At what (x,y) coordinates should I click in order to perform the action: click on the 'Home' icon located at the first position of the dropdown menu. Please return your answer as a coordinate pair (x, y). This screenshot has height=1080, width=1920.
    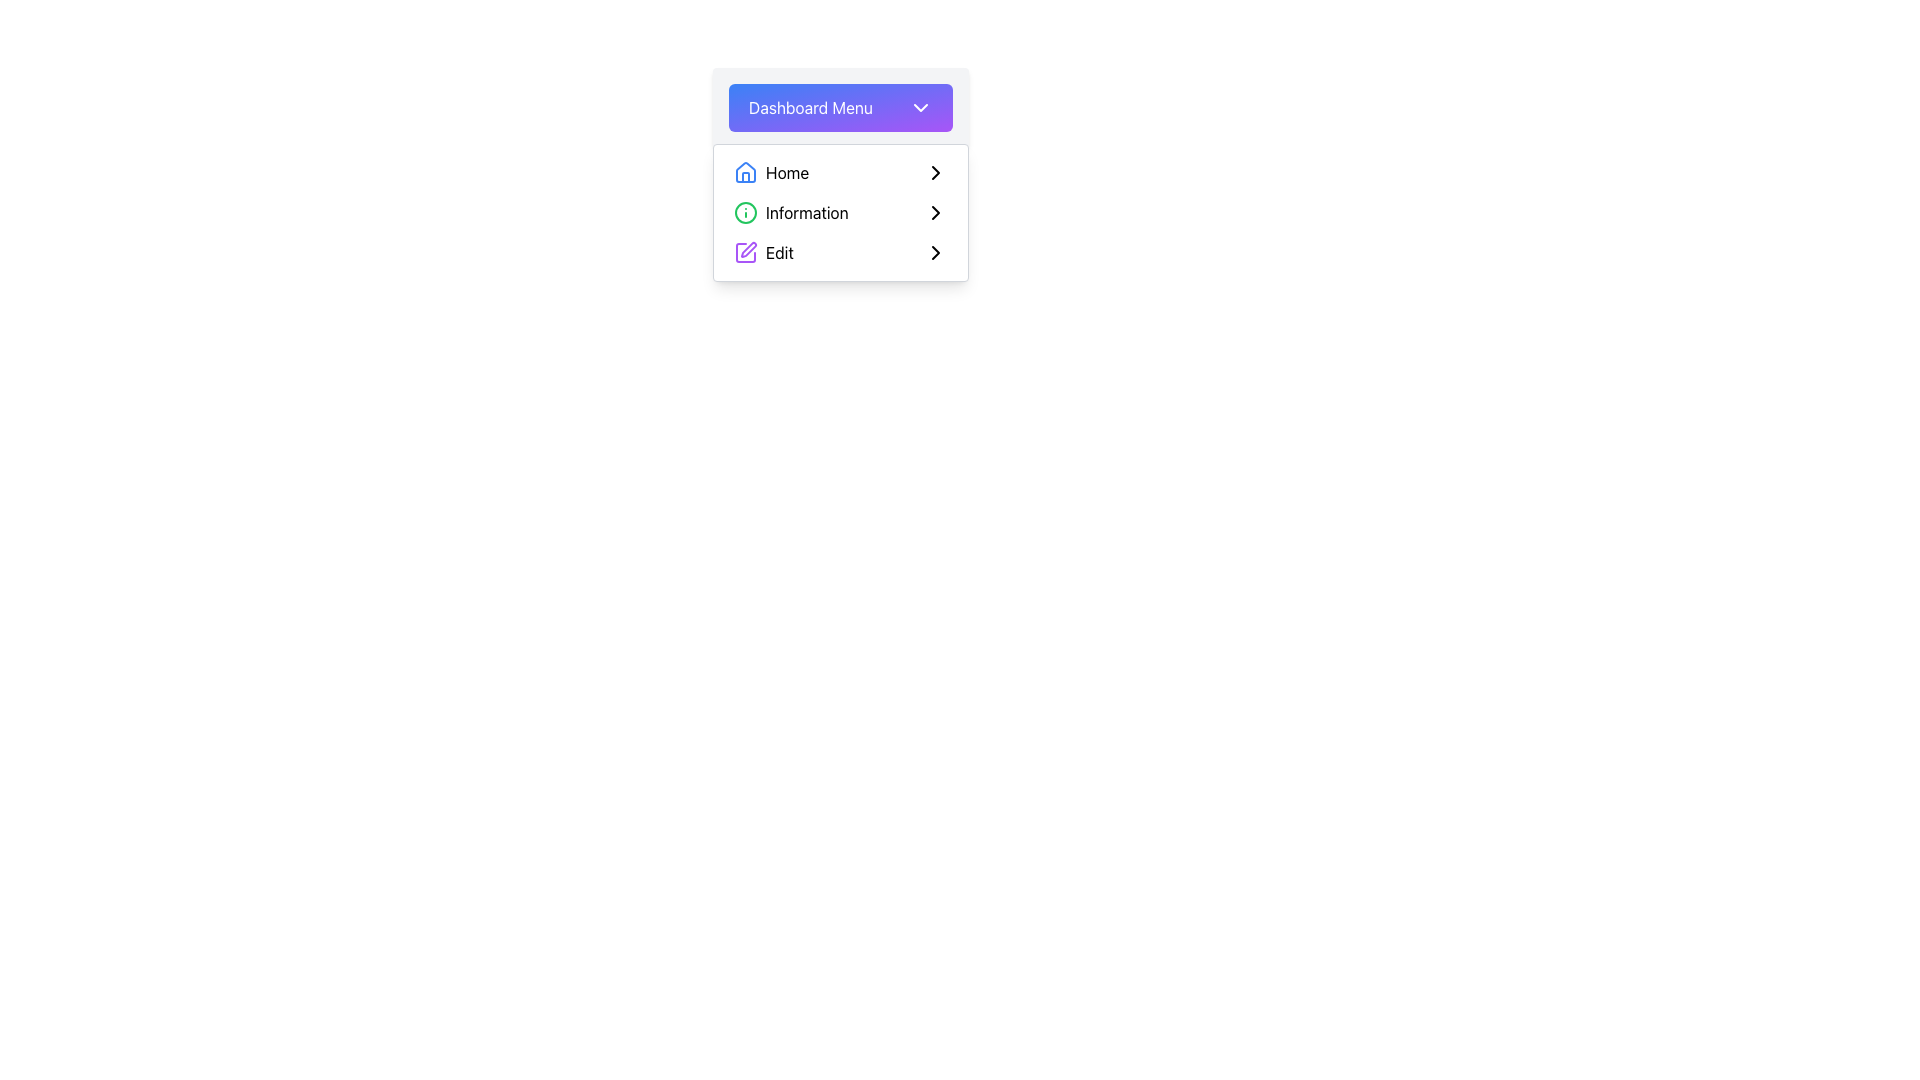
    Looking at the image, I should click on (744, 172).